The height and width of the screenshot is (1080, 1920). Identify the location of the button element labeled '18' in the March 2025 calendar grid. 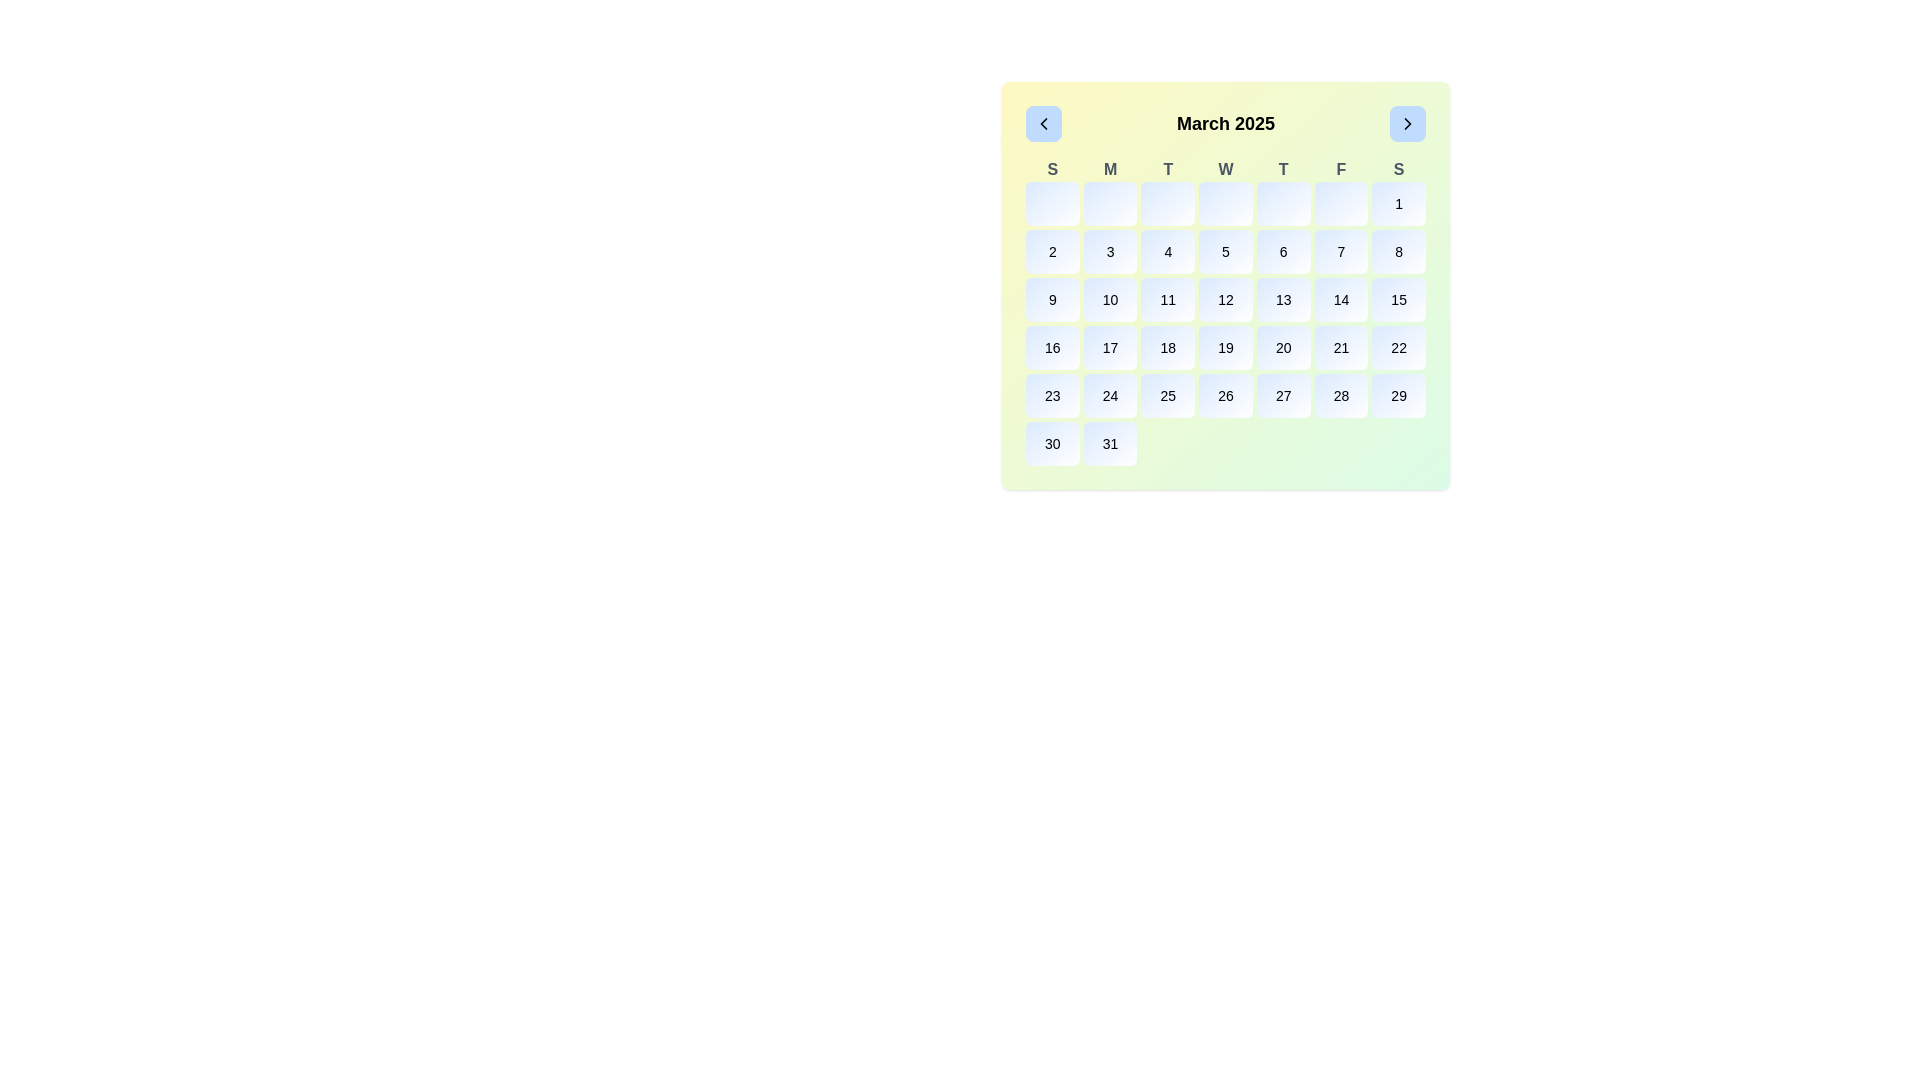
(1168, 346).